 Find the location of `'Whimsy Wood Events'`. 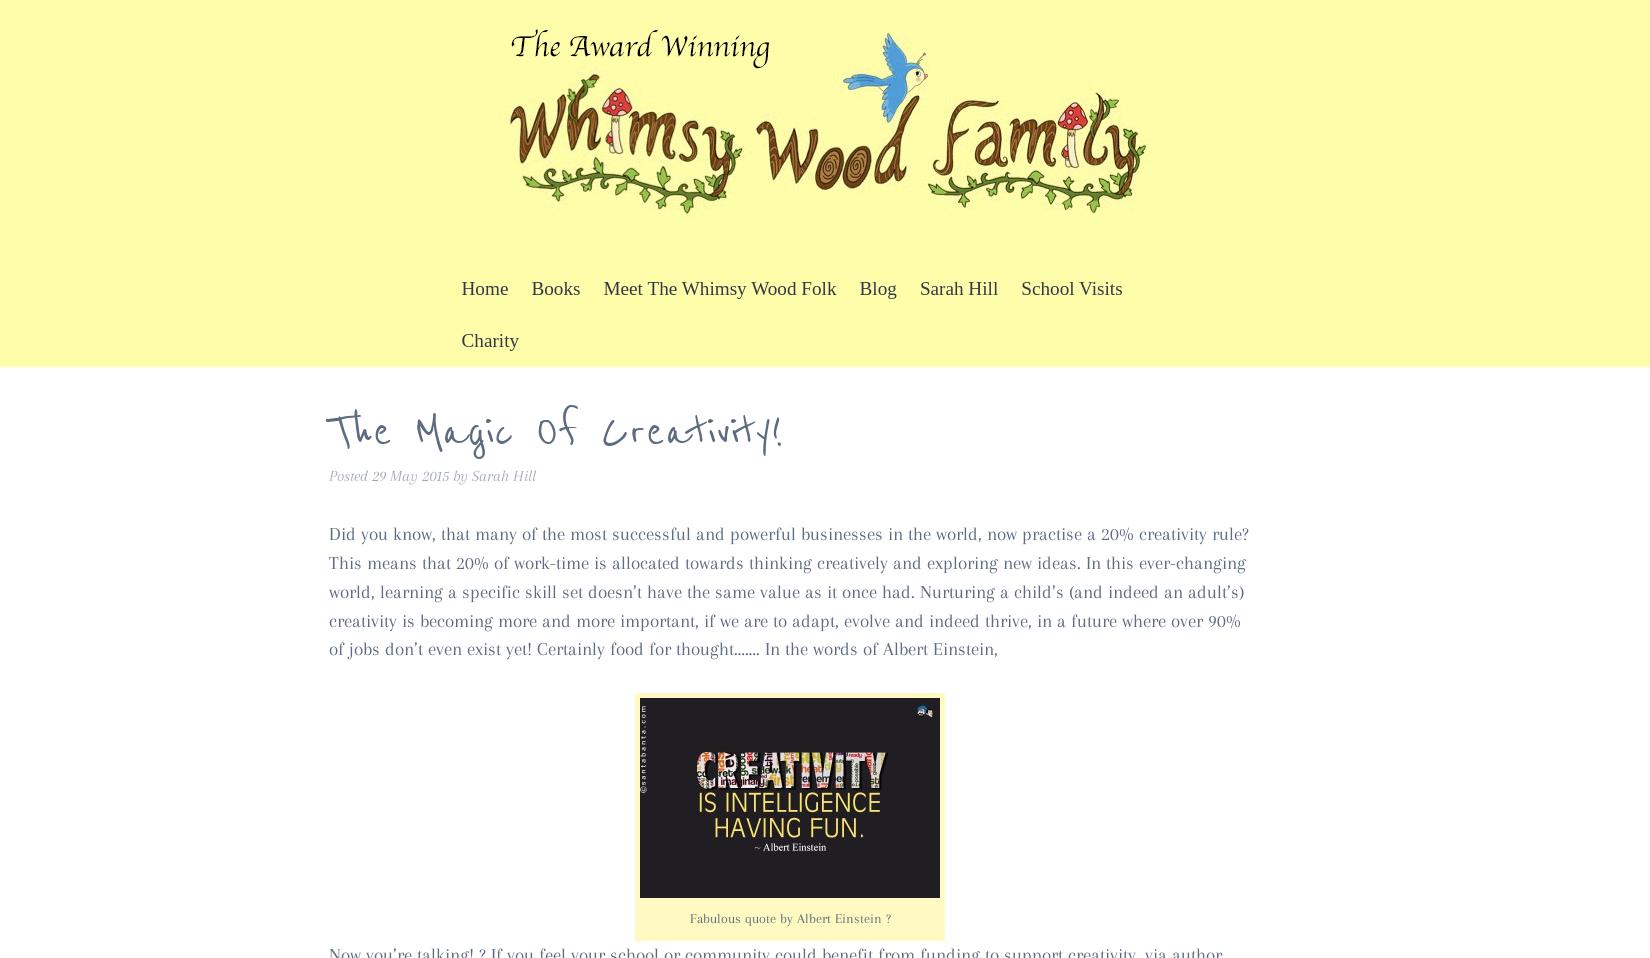

'Whimsy Wood Events' is located at coordinates (1091, 334).